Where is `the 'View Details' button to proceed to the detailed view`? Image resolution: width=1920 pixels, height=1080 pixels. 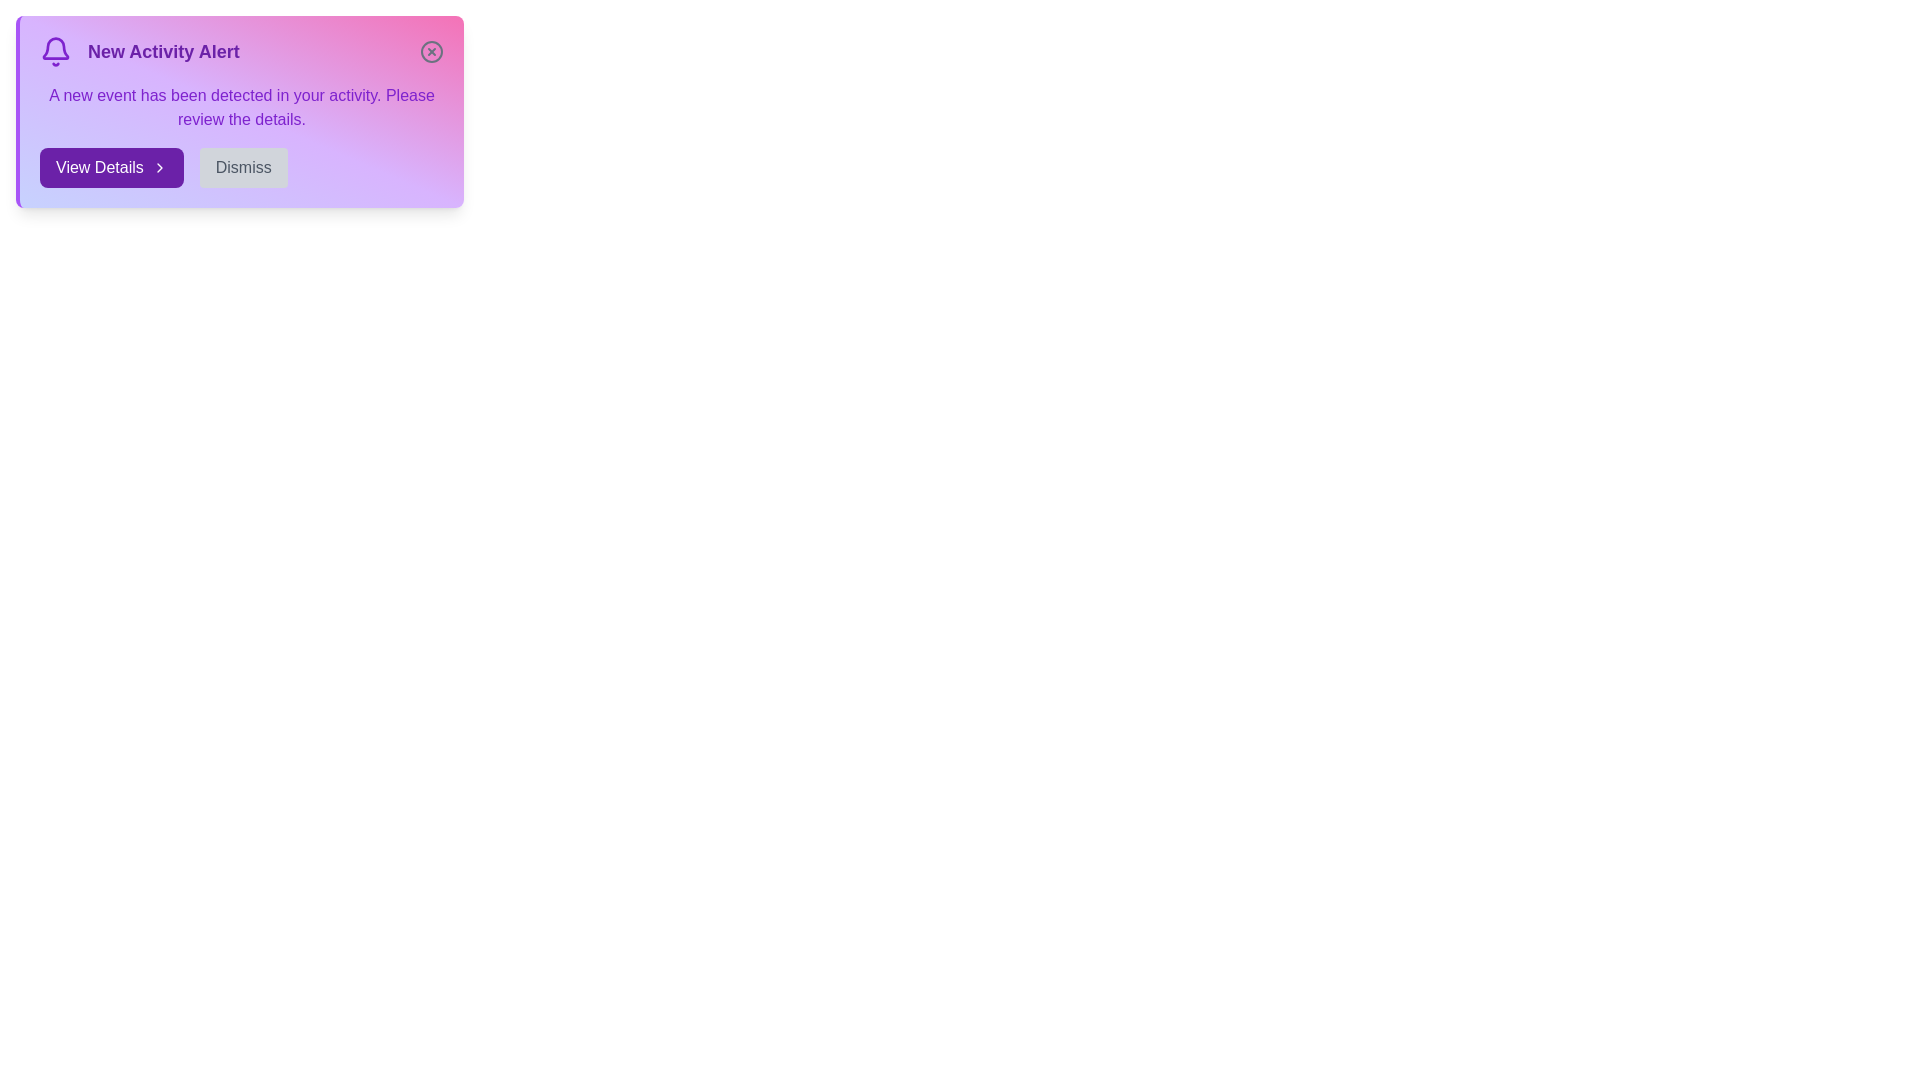
the 'View Details' button to proceed to the detailed view is located at coordinates (110, 167).